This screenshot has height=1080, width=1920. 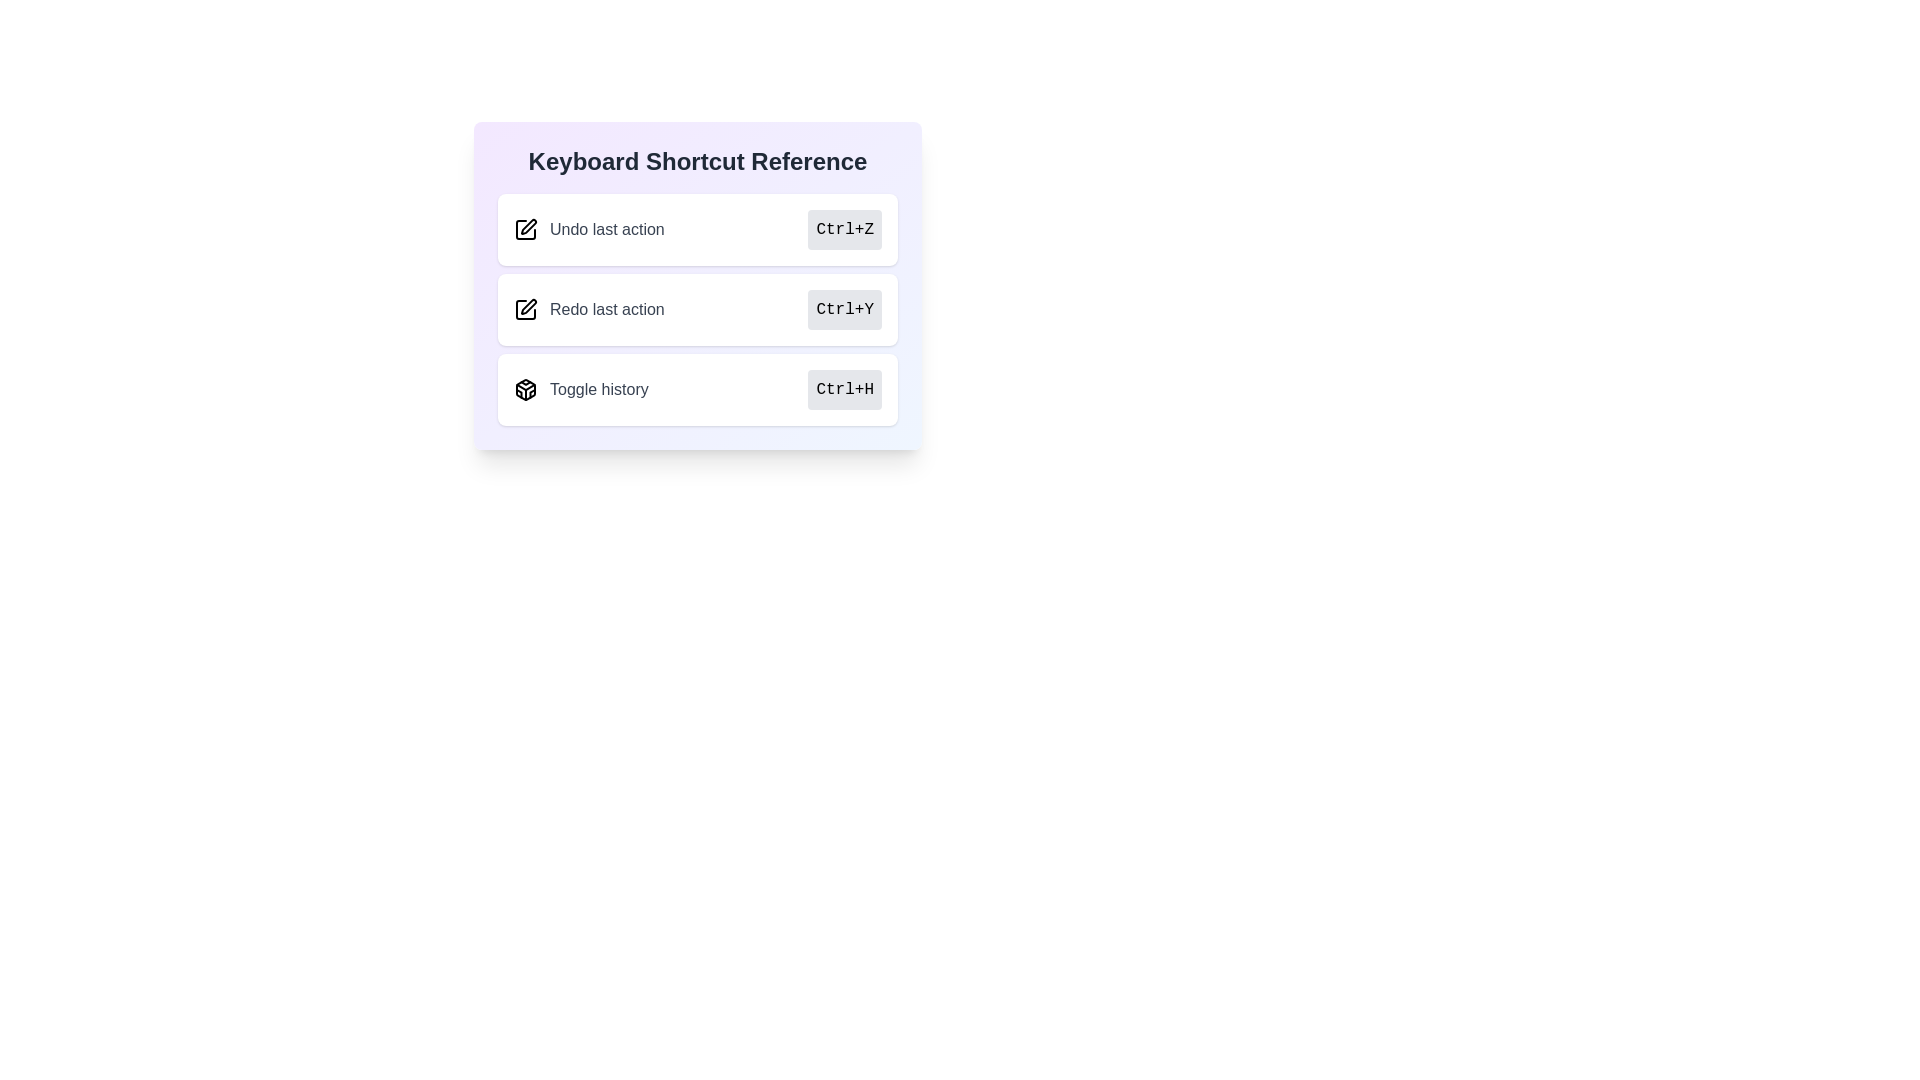 What do you see at coordinates (606, 309) in the screenshot?
I see `the text label that displays 'Redo last action' in gray font, located in the middle row of the 'Keyboard Shortcut Reference' section` at bounding box center [606, 309].